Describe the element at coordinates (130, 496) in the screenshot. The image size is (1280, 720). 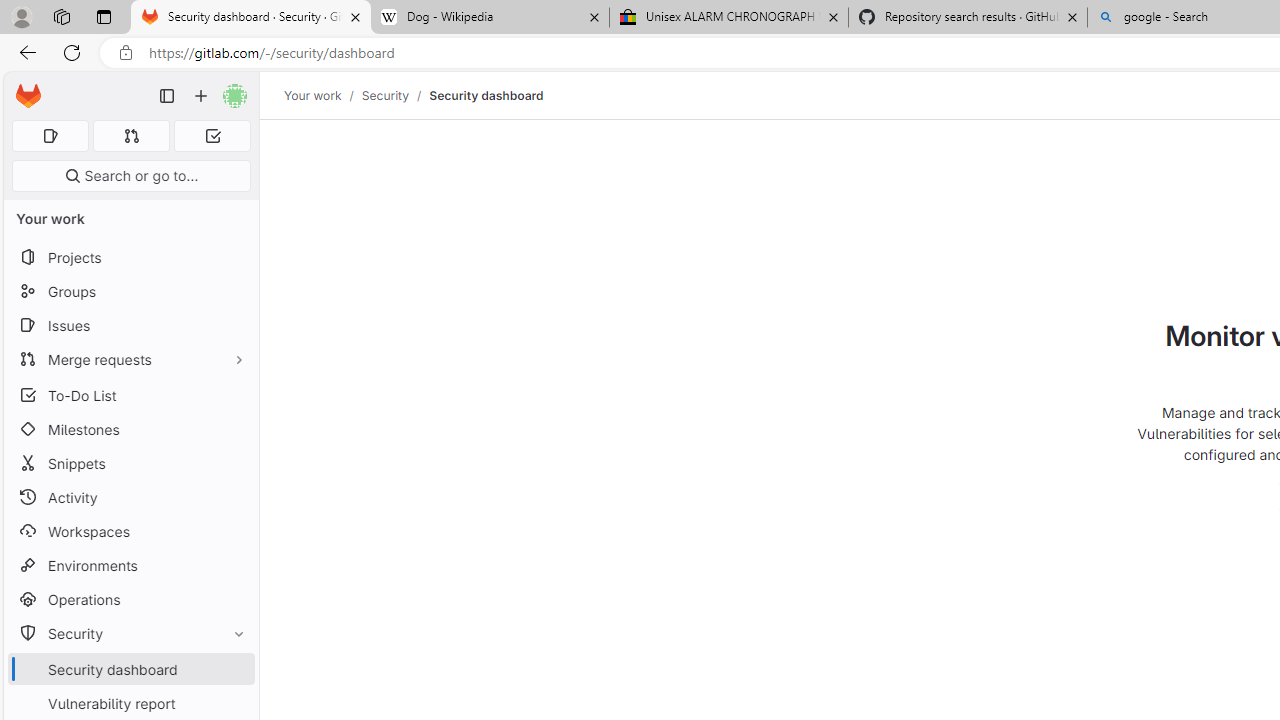
I see `'Activity'` at that location.